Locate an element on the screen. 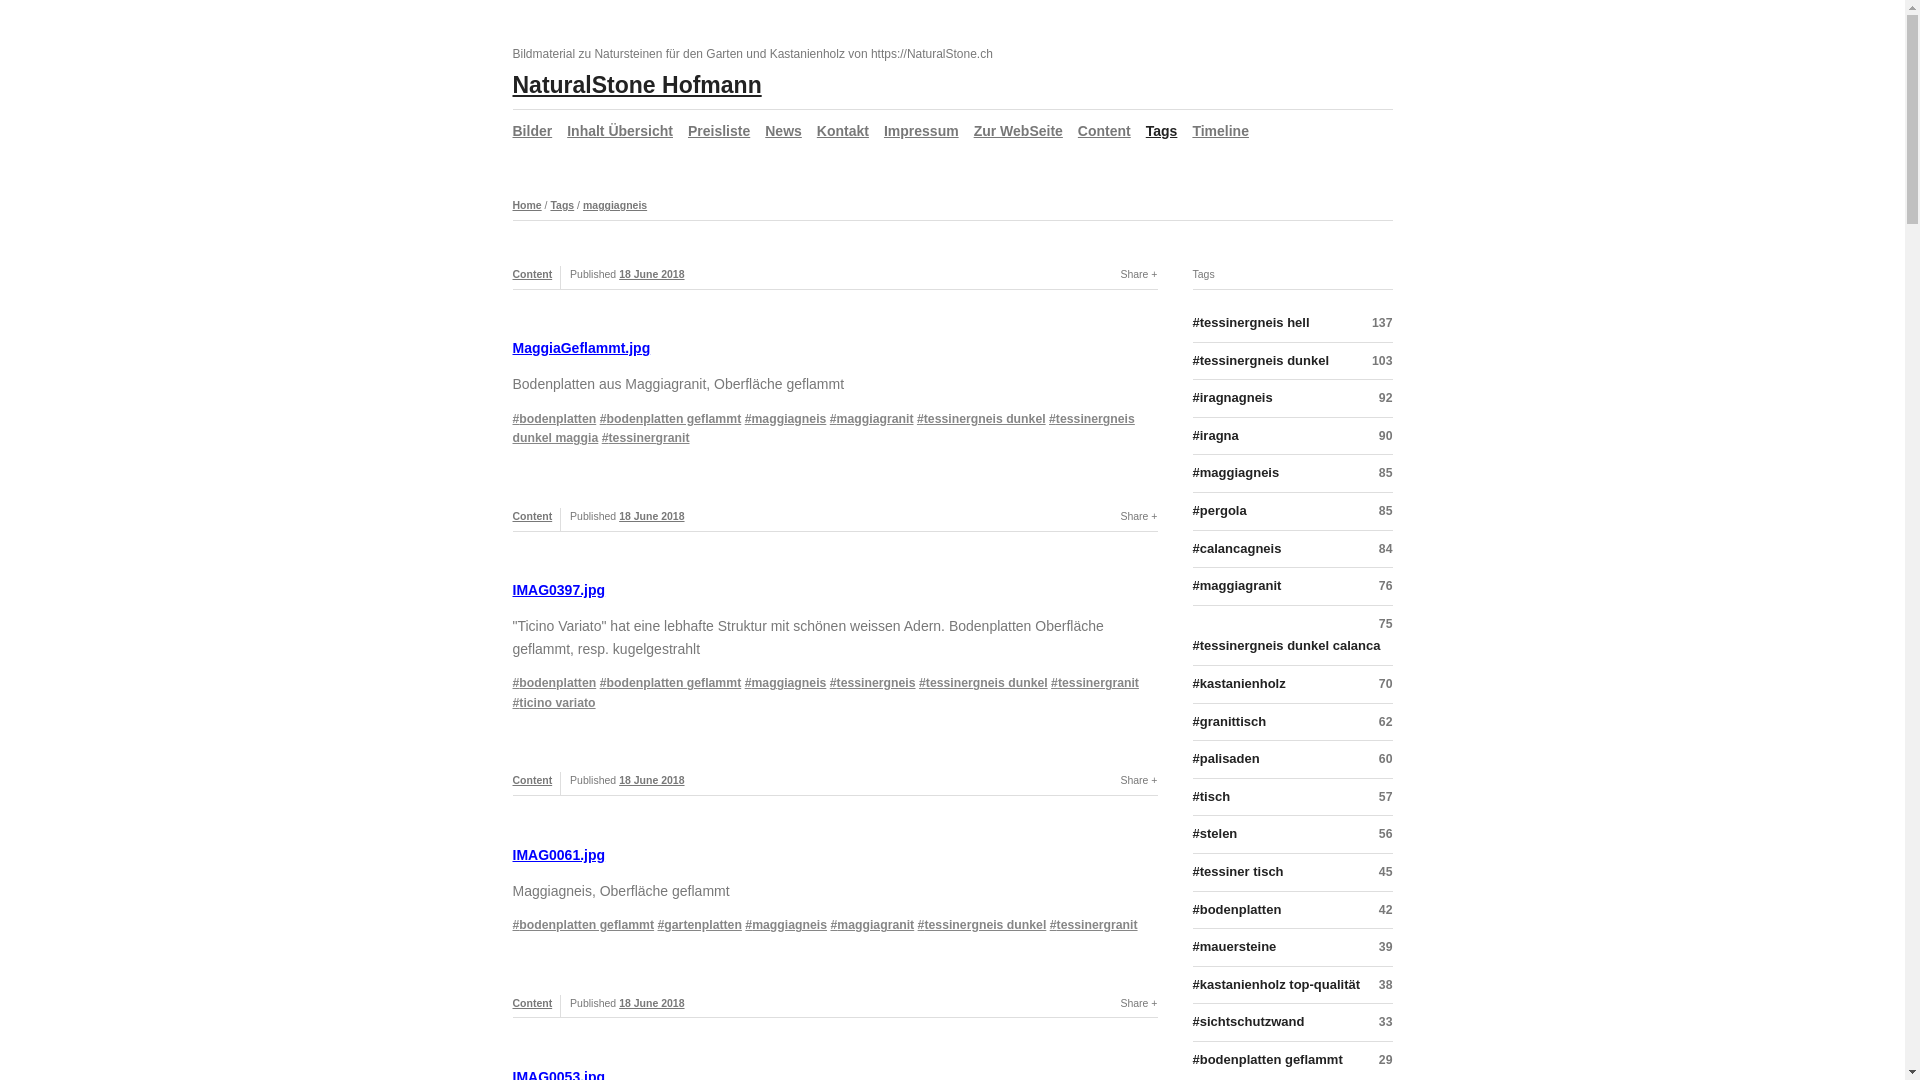 This screenshot has height=1080, width=1920. '103 is located at coordinates (1291, 362).